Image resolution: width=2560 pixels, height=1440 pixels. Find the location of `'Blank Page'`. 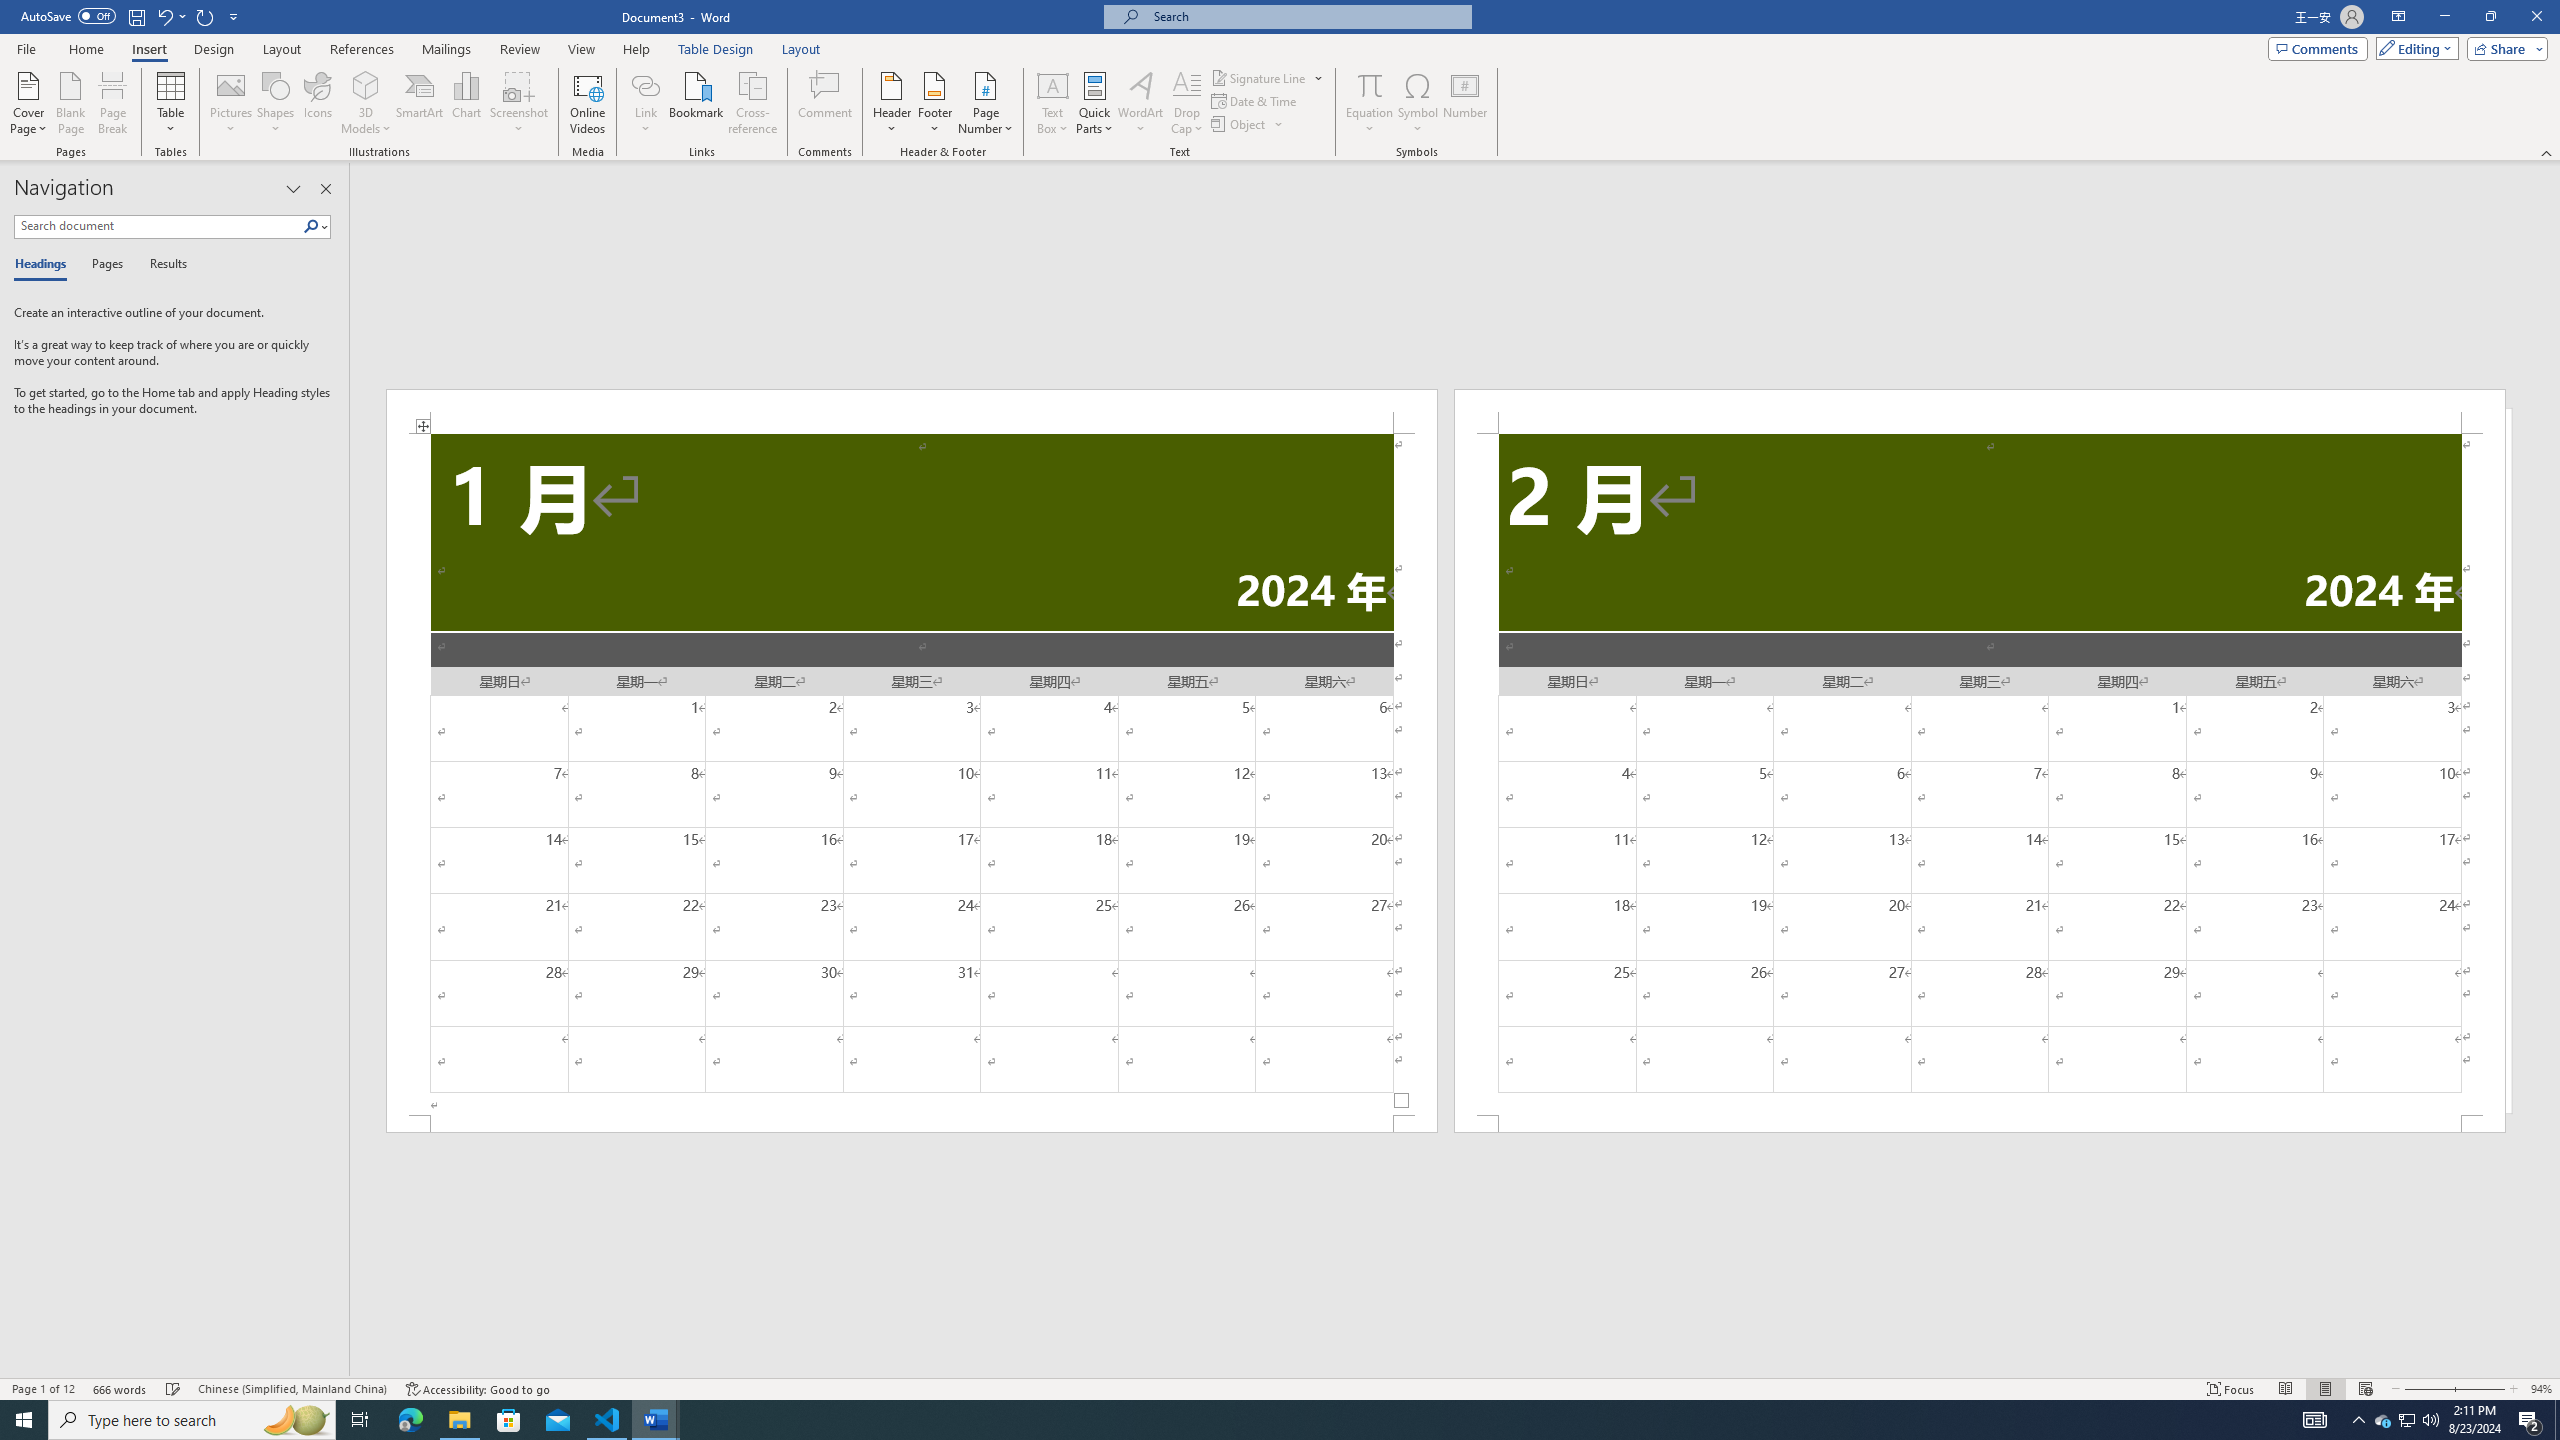

'Blank Page' is located at coordinates (70, 103).